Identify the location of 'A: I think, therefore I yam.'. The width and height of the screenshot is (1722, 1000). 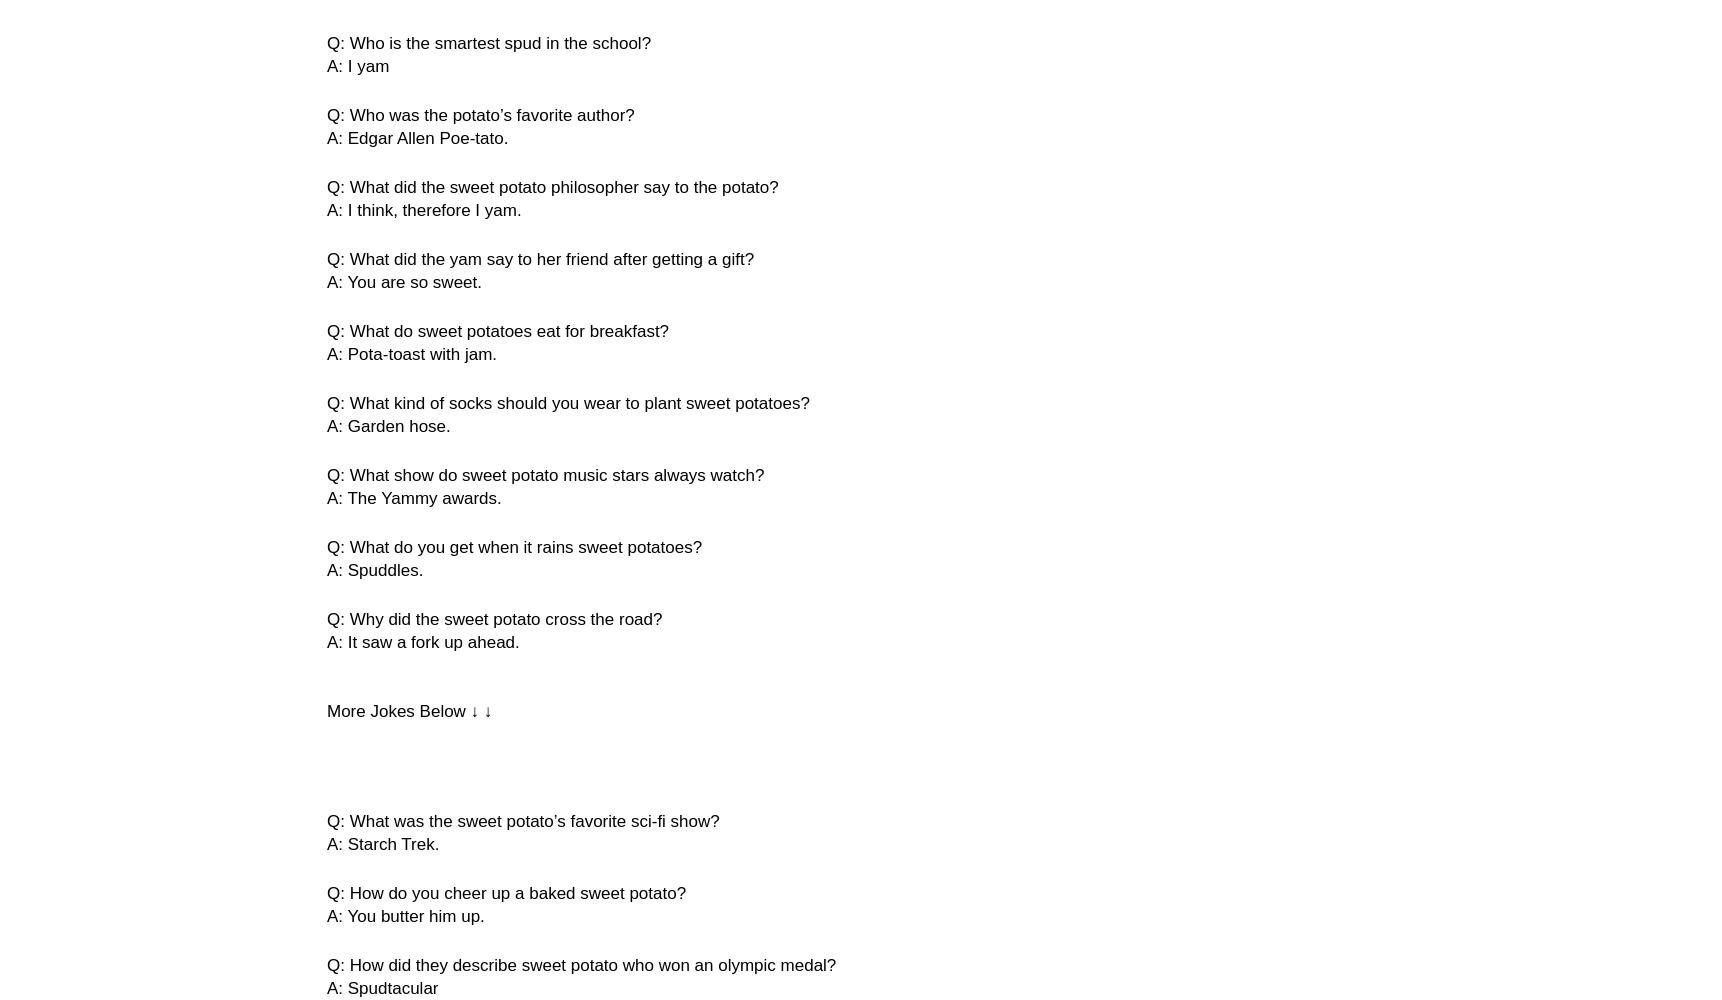
(423, 209).